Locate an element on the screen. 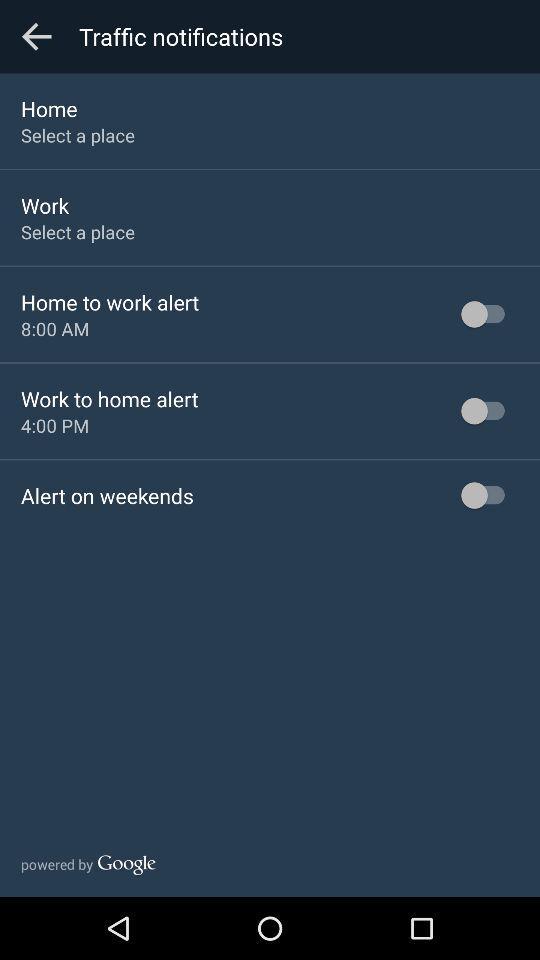 Image resolution: width=540 pixels, height=960 pixels. alert on weekends app is located at coordinates (107, 494).